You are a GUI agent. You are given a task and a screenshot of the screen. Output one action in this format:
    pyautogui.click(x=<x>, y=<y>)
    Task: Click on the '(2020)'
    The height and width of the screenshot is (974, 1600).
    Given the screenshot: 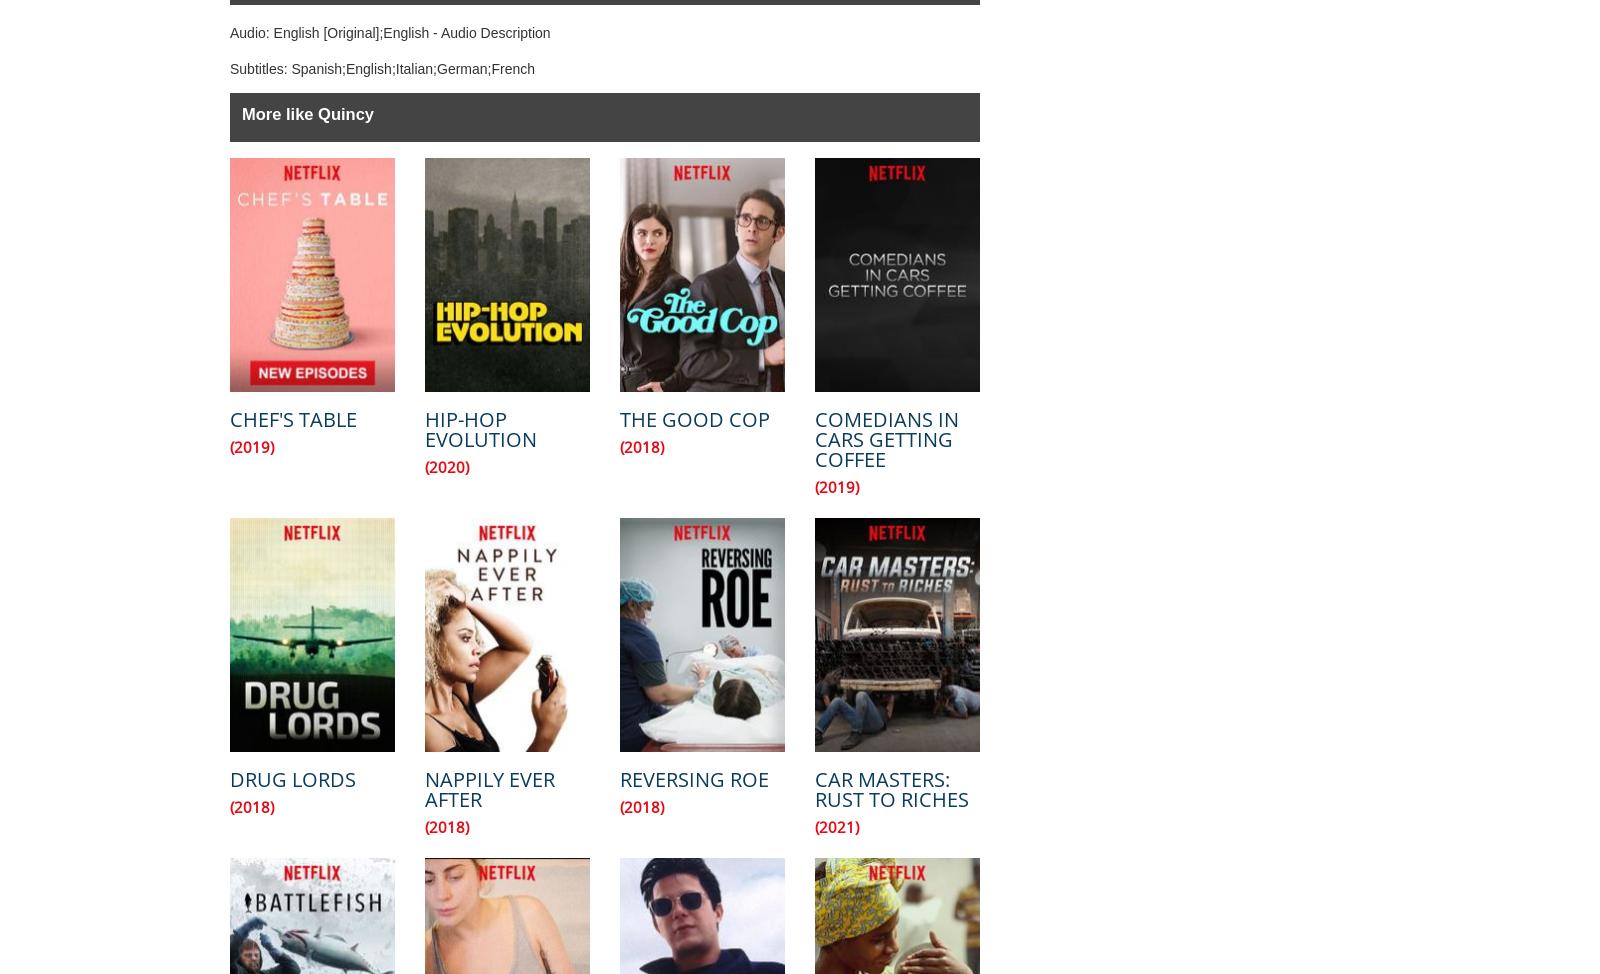 What is the action you would take?
    pyautogui.click(x=446, y=466)
    